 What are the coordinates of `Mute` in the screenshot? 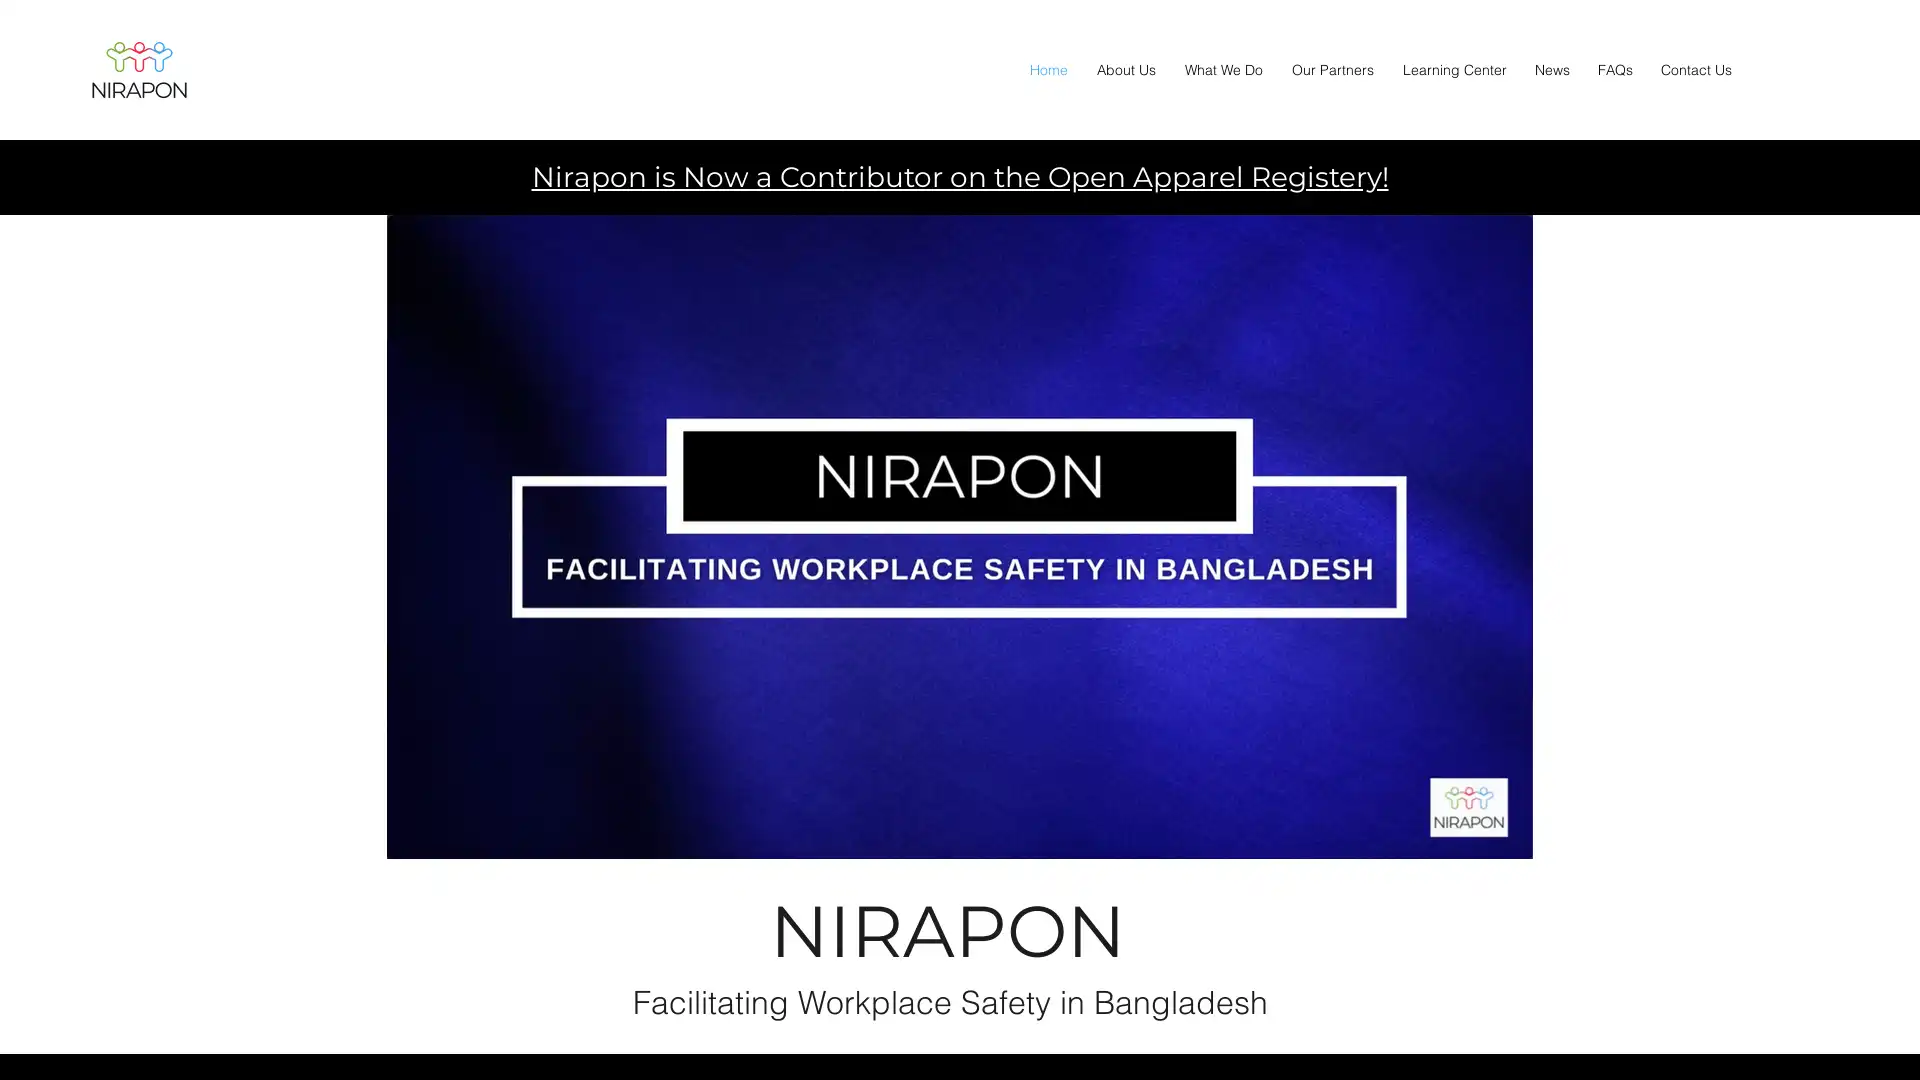 It's located at (1507, 837).